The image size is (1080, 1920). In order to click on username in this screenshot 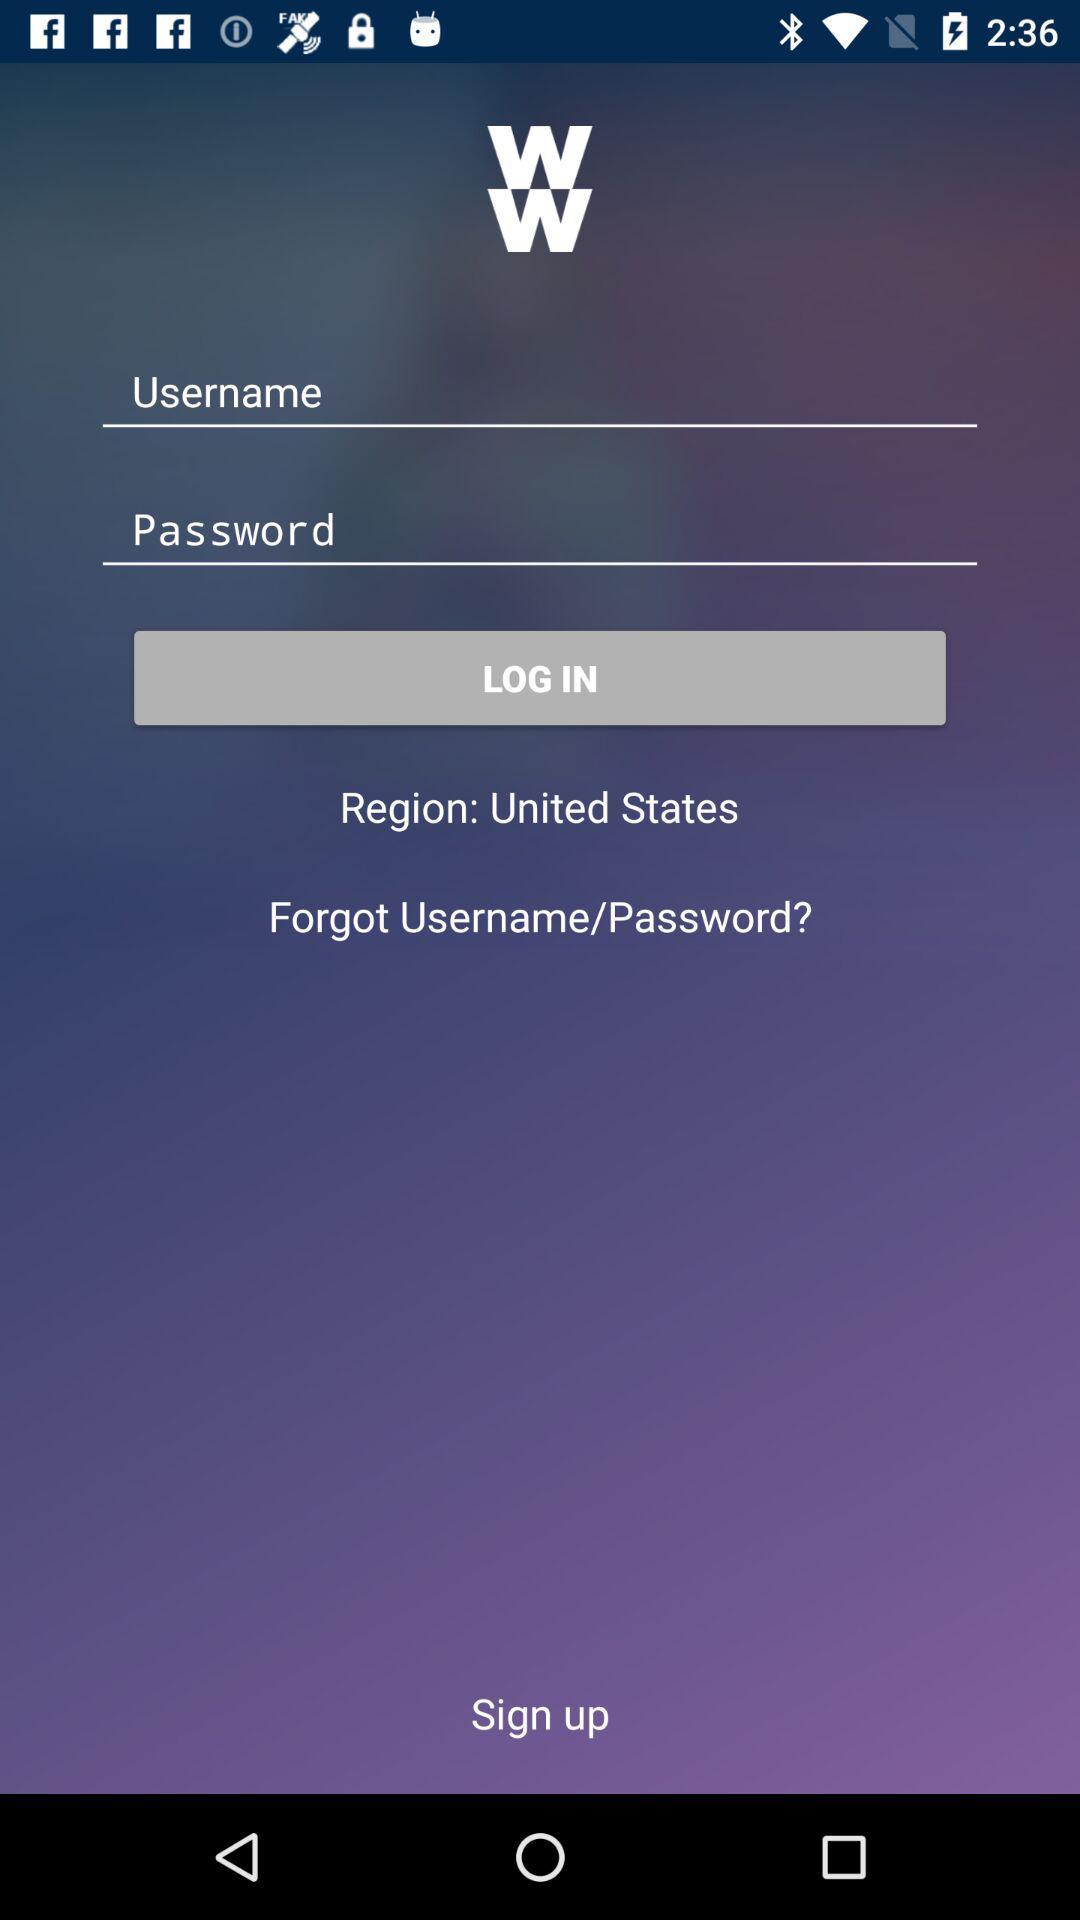, I will do `click(540, 393)`.